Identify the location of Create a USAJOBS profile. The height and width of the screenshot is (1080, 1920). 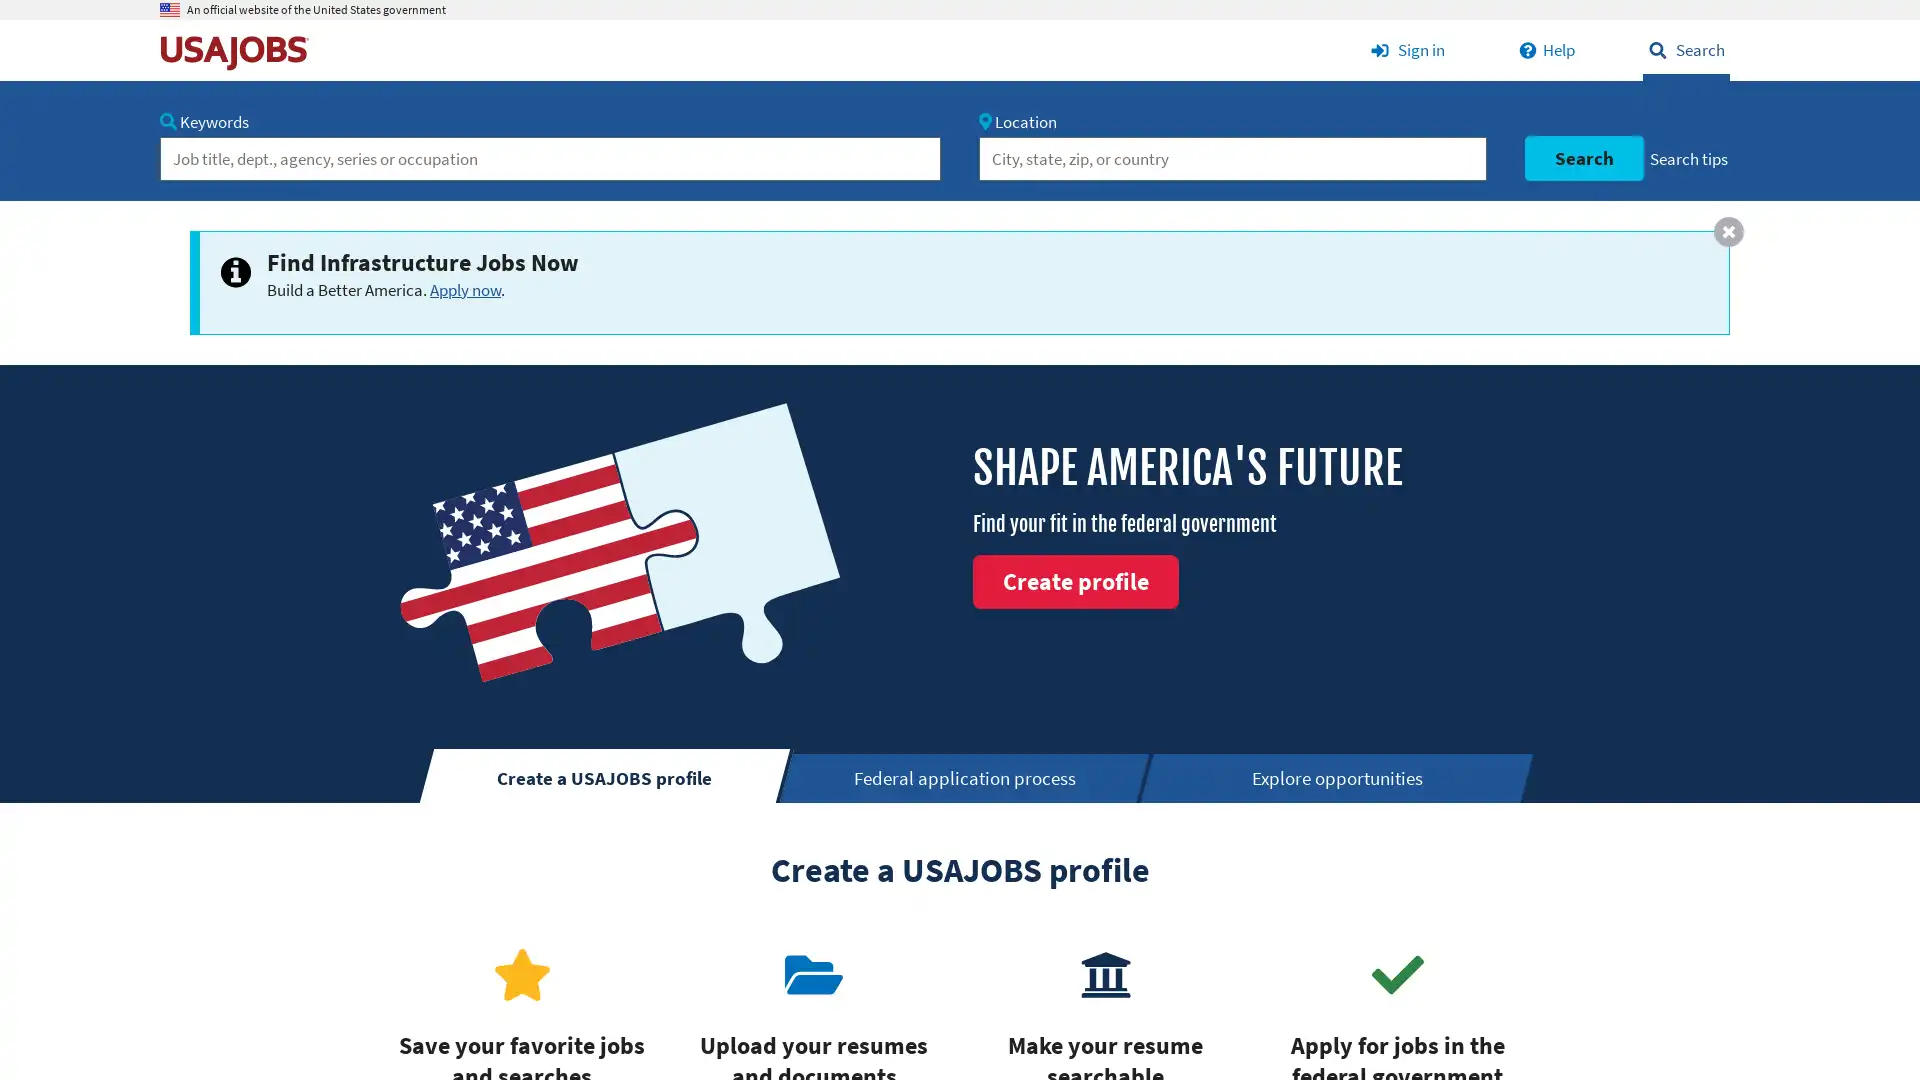
(604, 774).